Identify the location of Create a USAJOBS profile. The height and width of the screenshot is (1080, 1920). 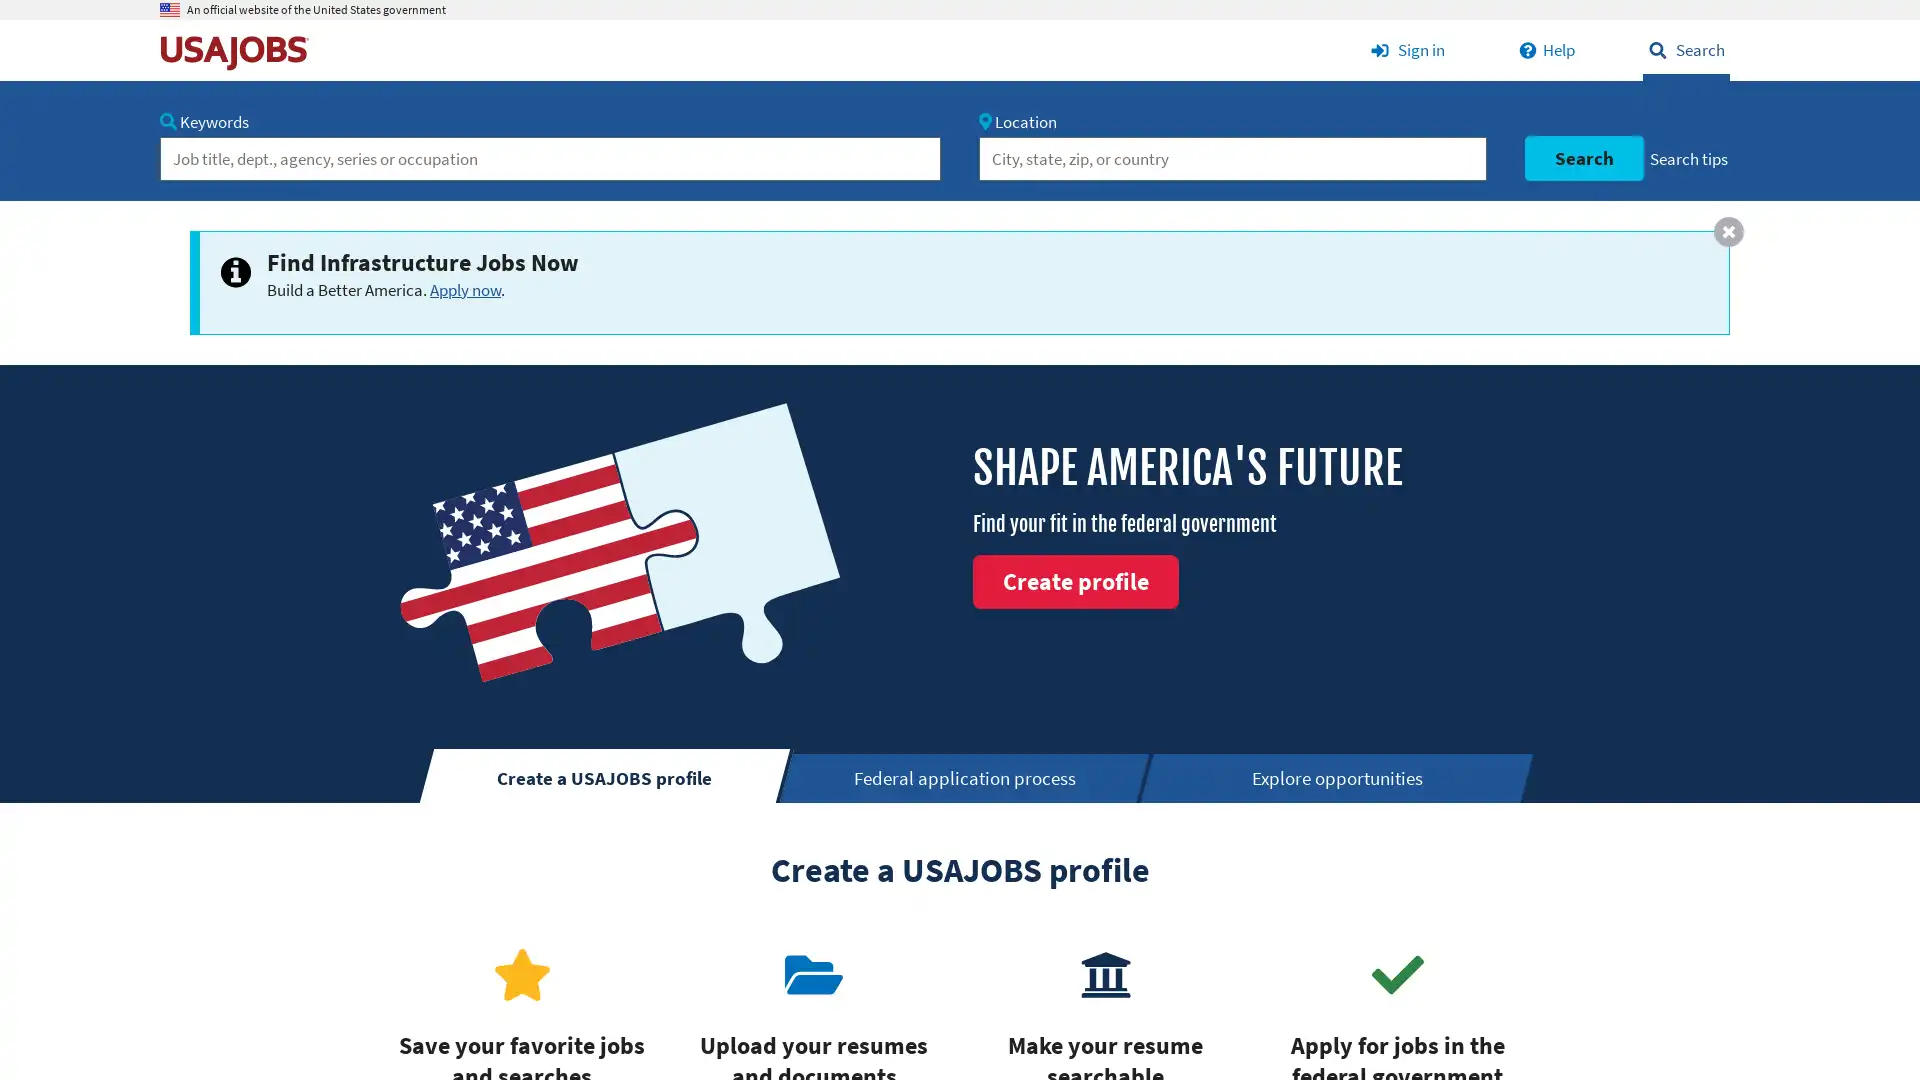
(604, 774).